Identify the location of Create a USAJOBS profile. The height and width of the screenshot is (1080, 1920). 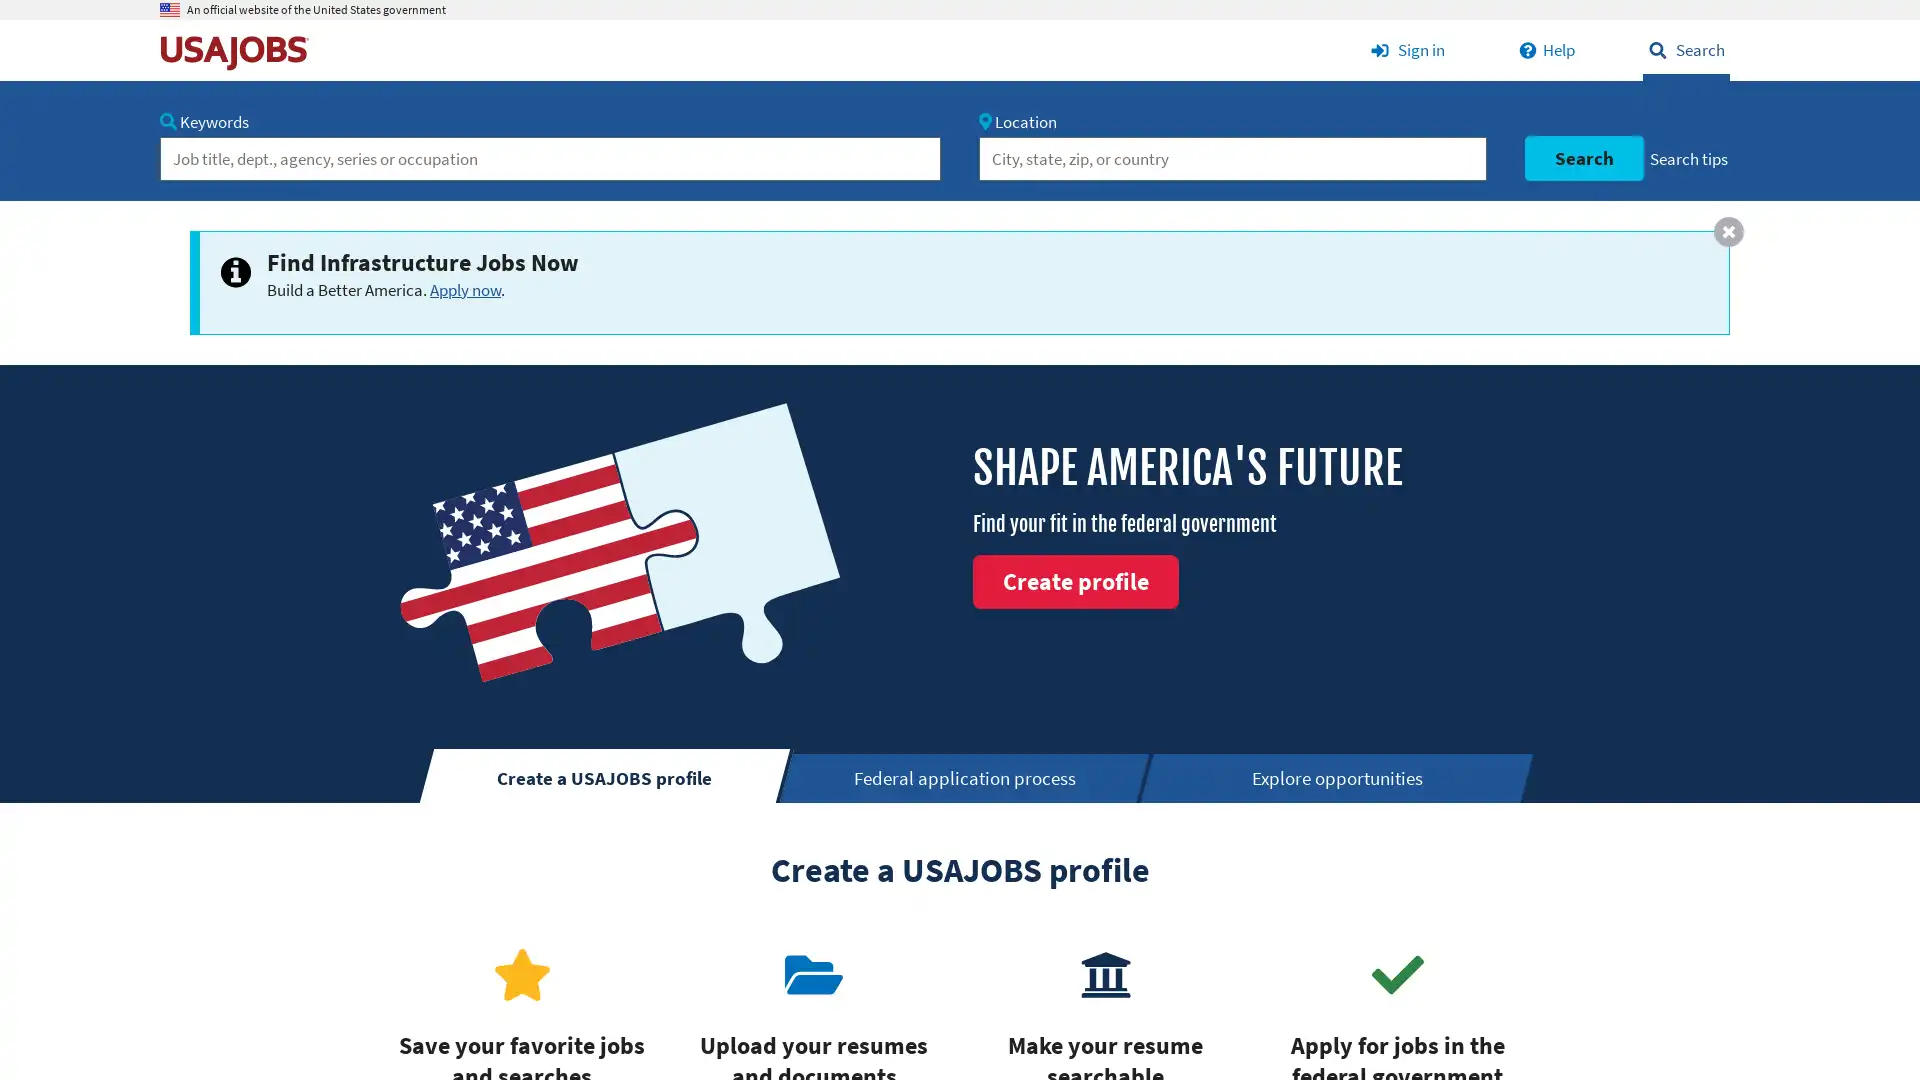
(604, 774).